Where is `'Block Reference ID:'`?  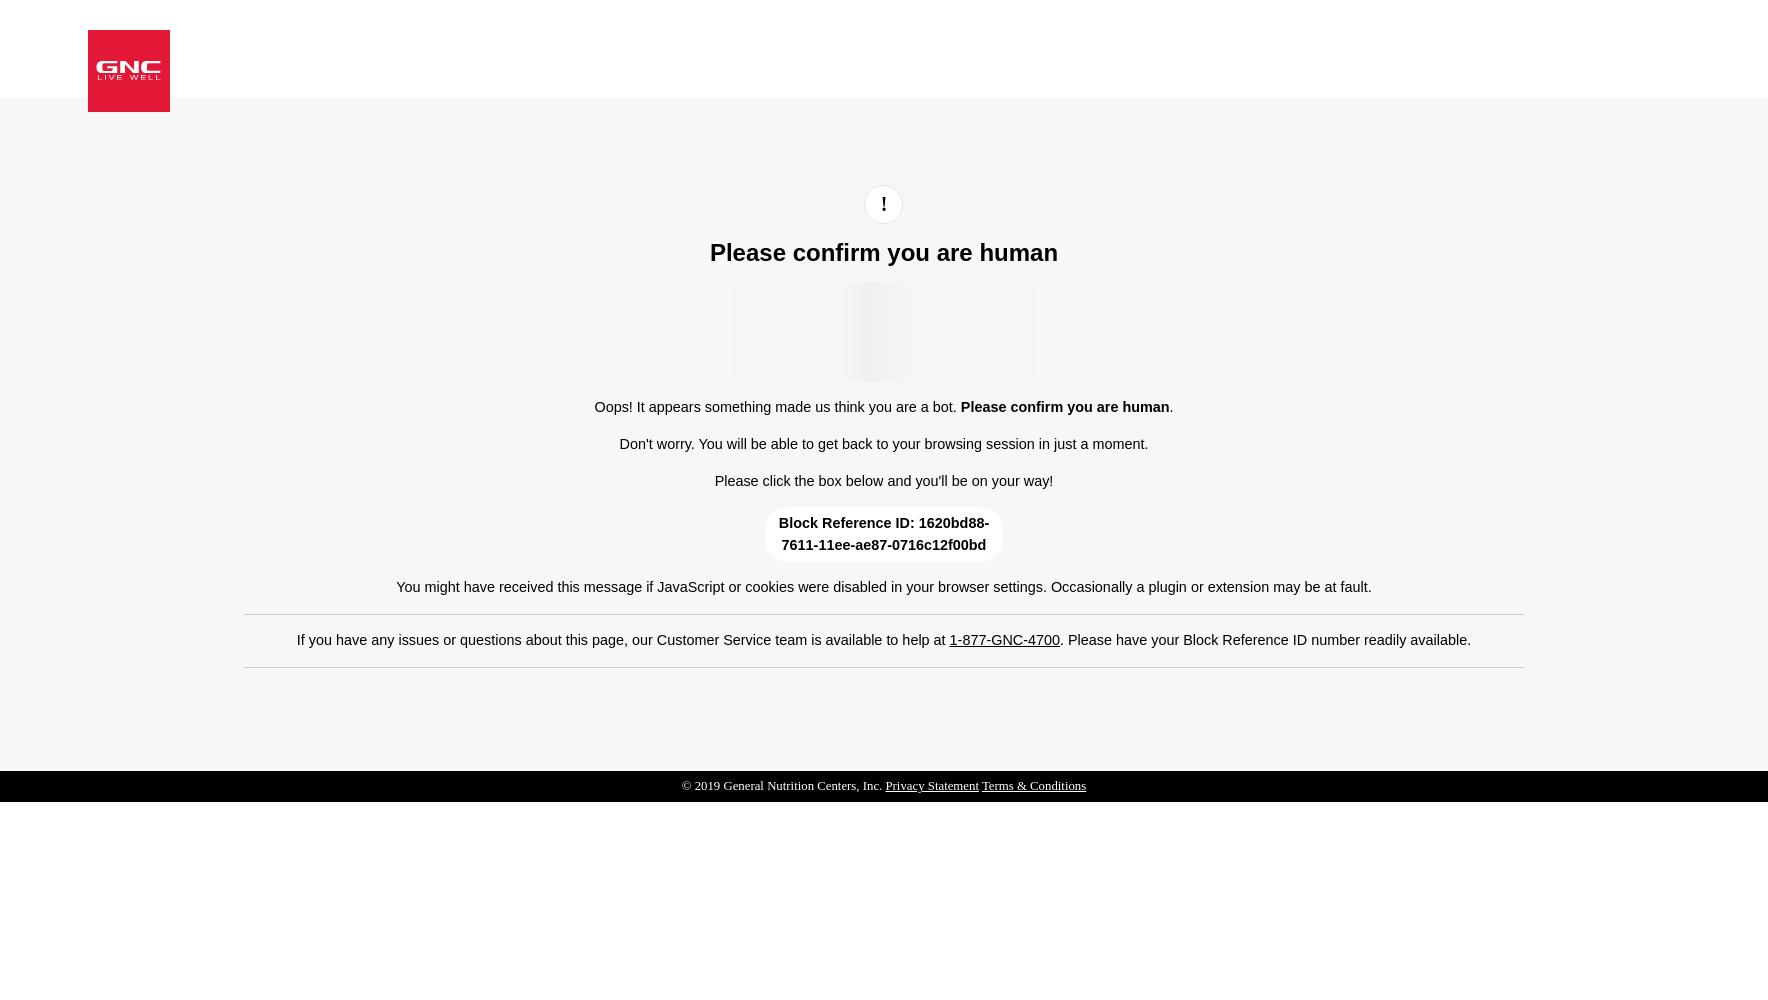 'Block Reference ID:' is located at coordinates (847, 523).